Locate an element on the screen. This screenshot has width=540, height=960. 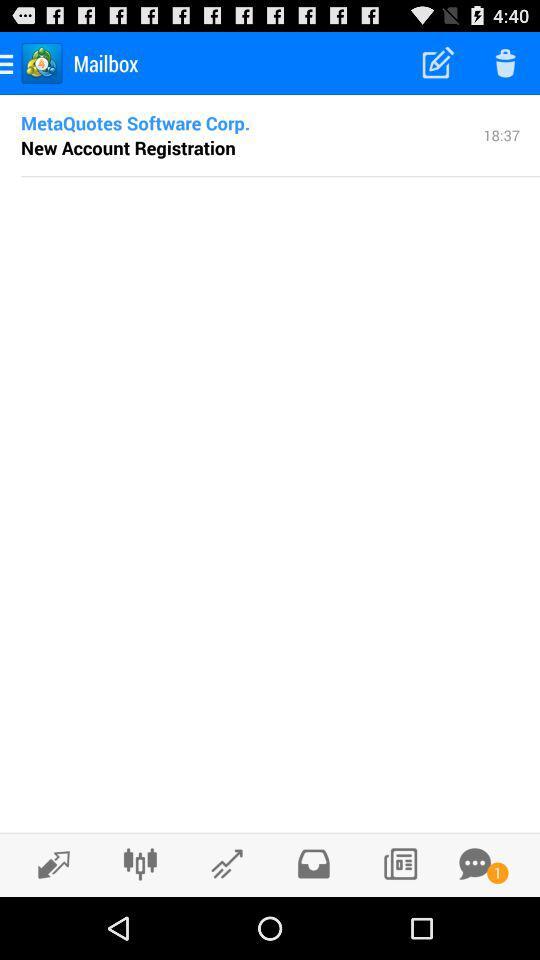
icon below 18:37 icon is located at coordinates (279, 175).